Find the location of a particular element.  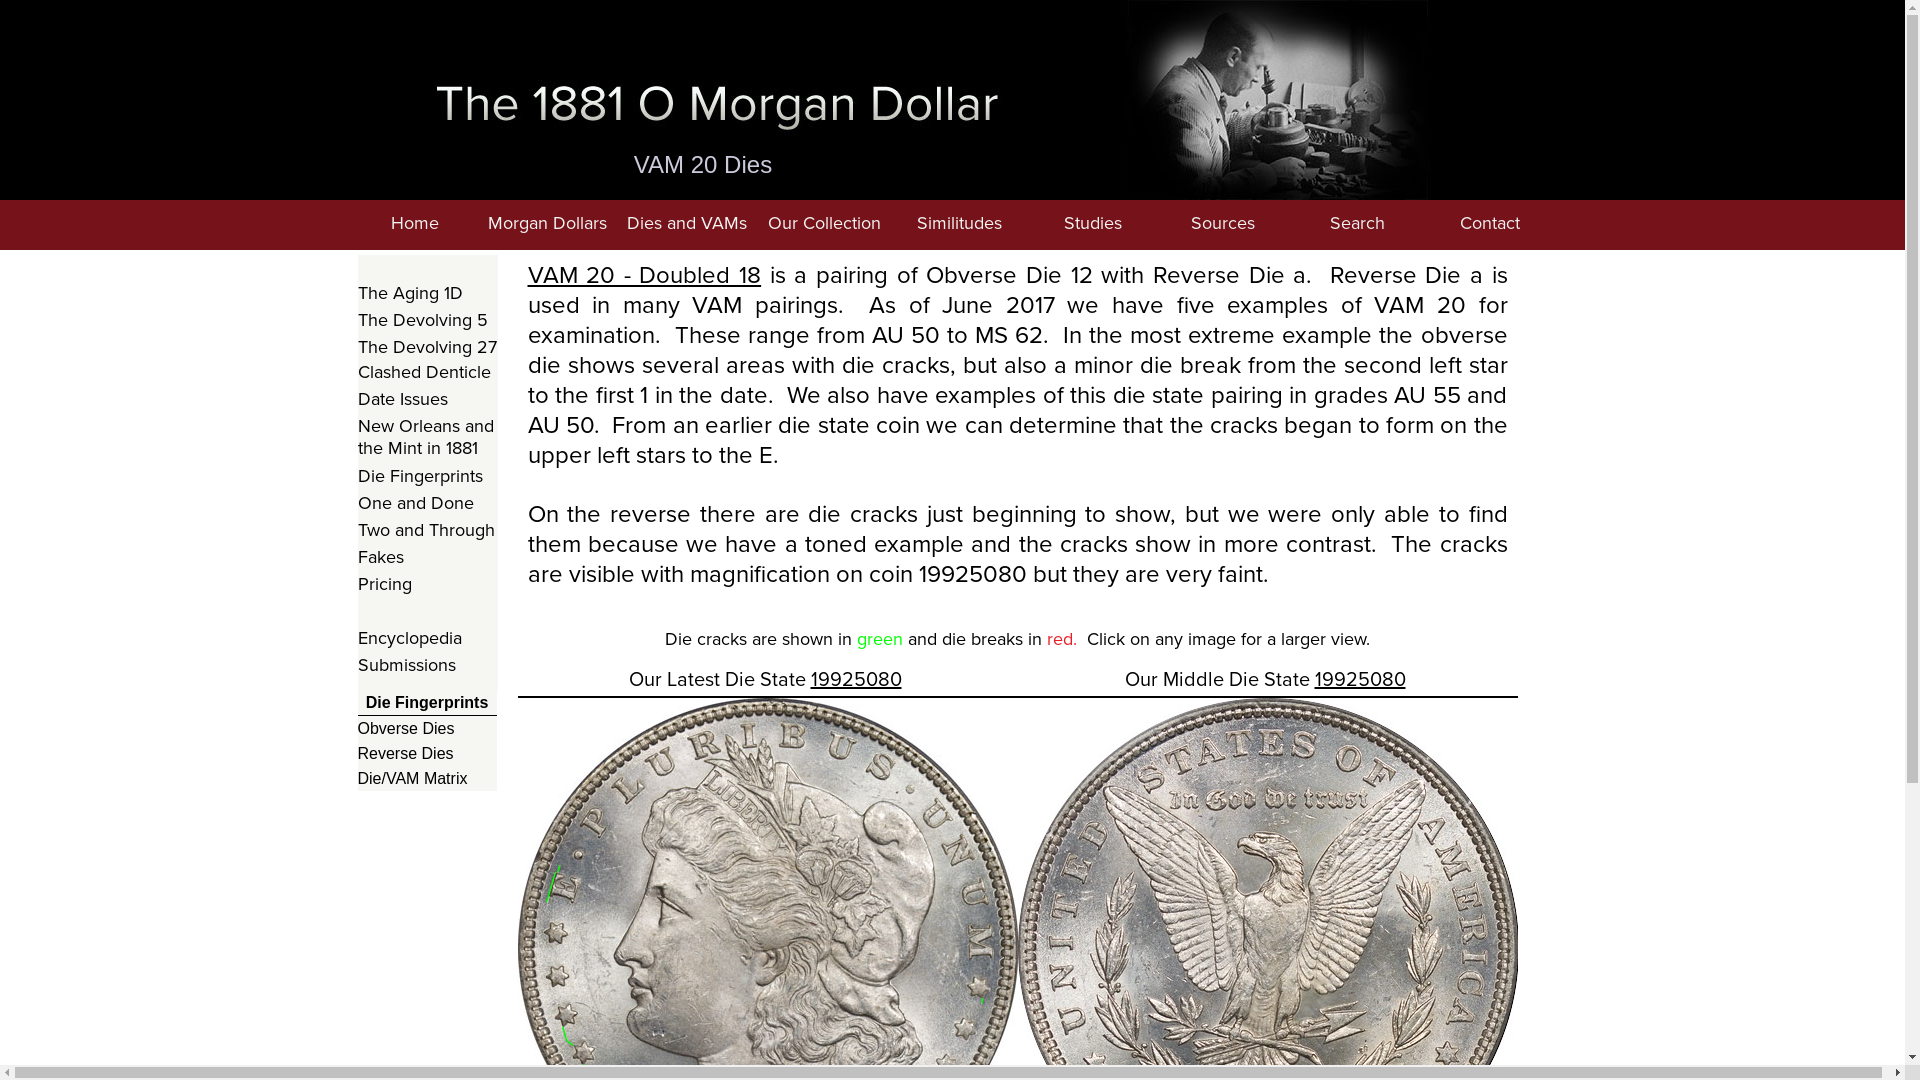

'Submissions' is located at coordinates (426, 665).